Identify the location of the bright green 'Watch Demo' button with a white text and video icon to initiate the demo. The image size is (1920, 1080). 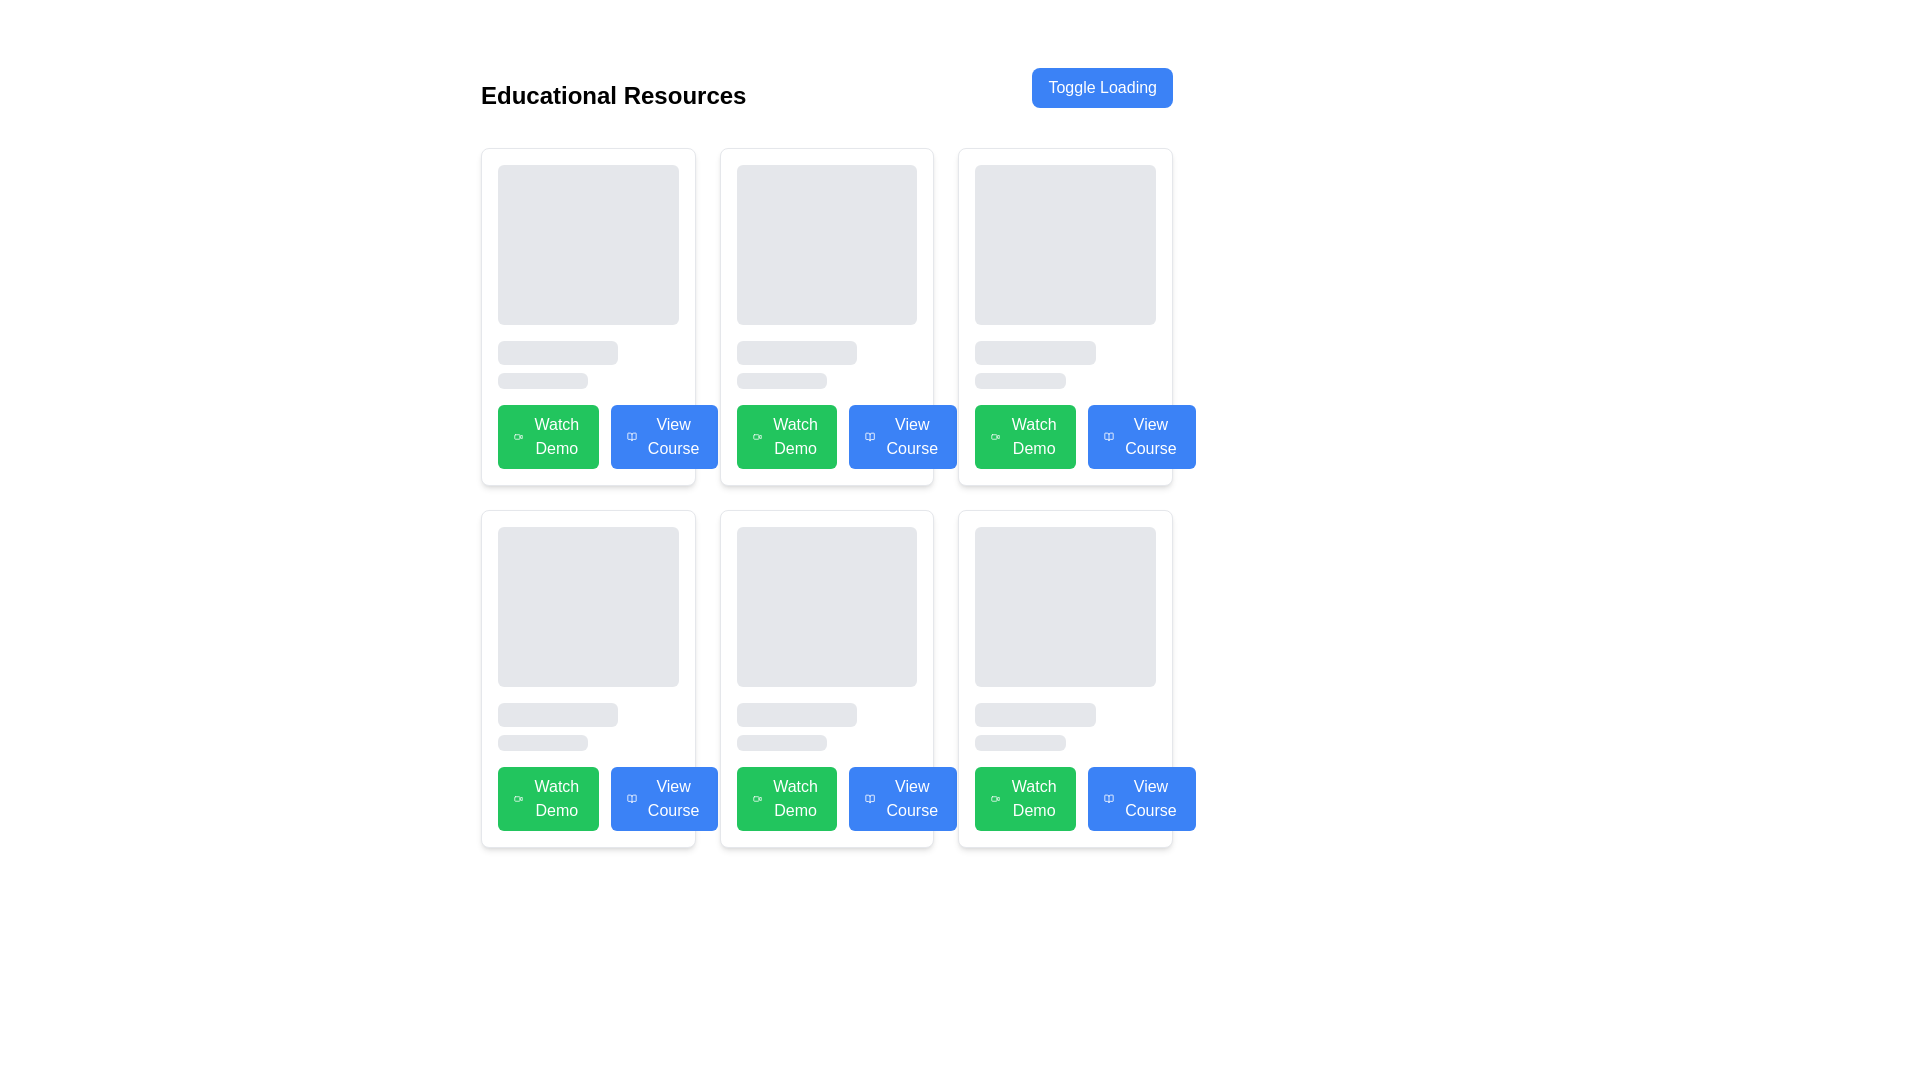
(786, 797).